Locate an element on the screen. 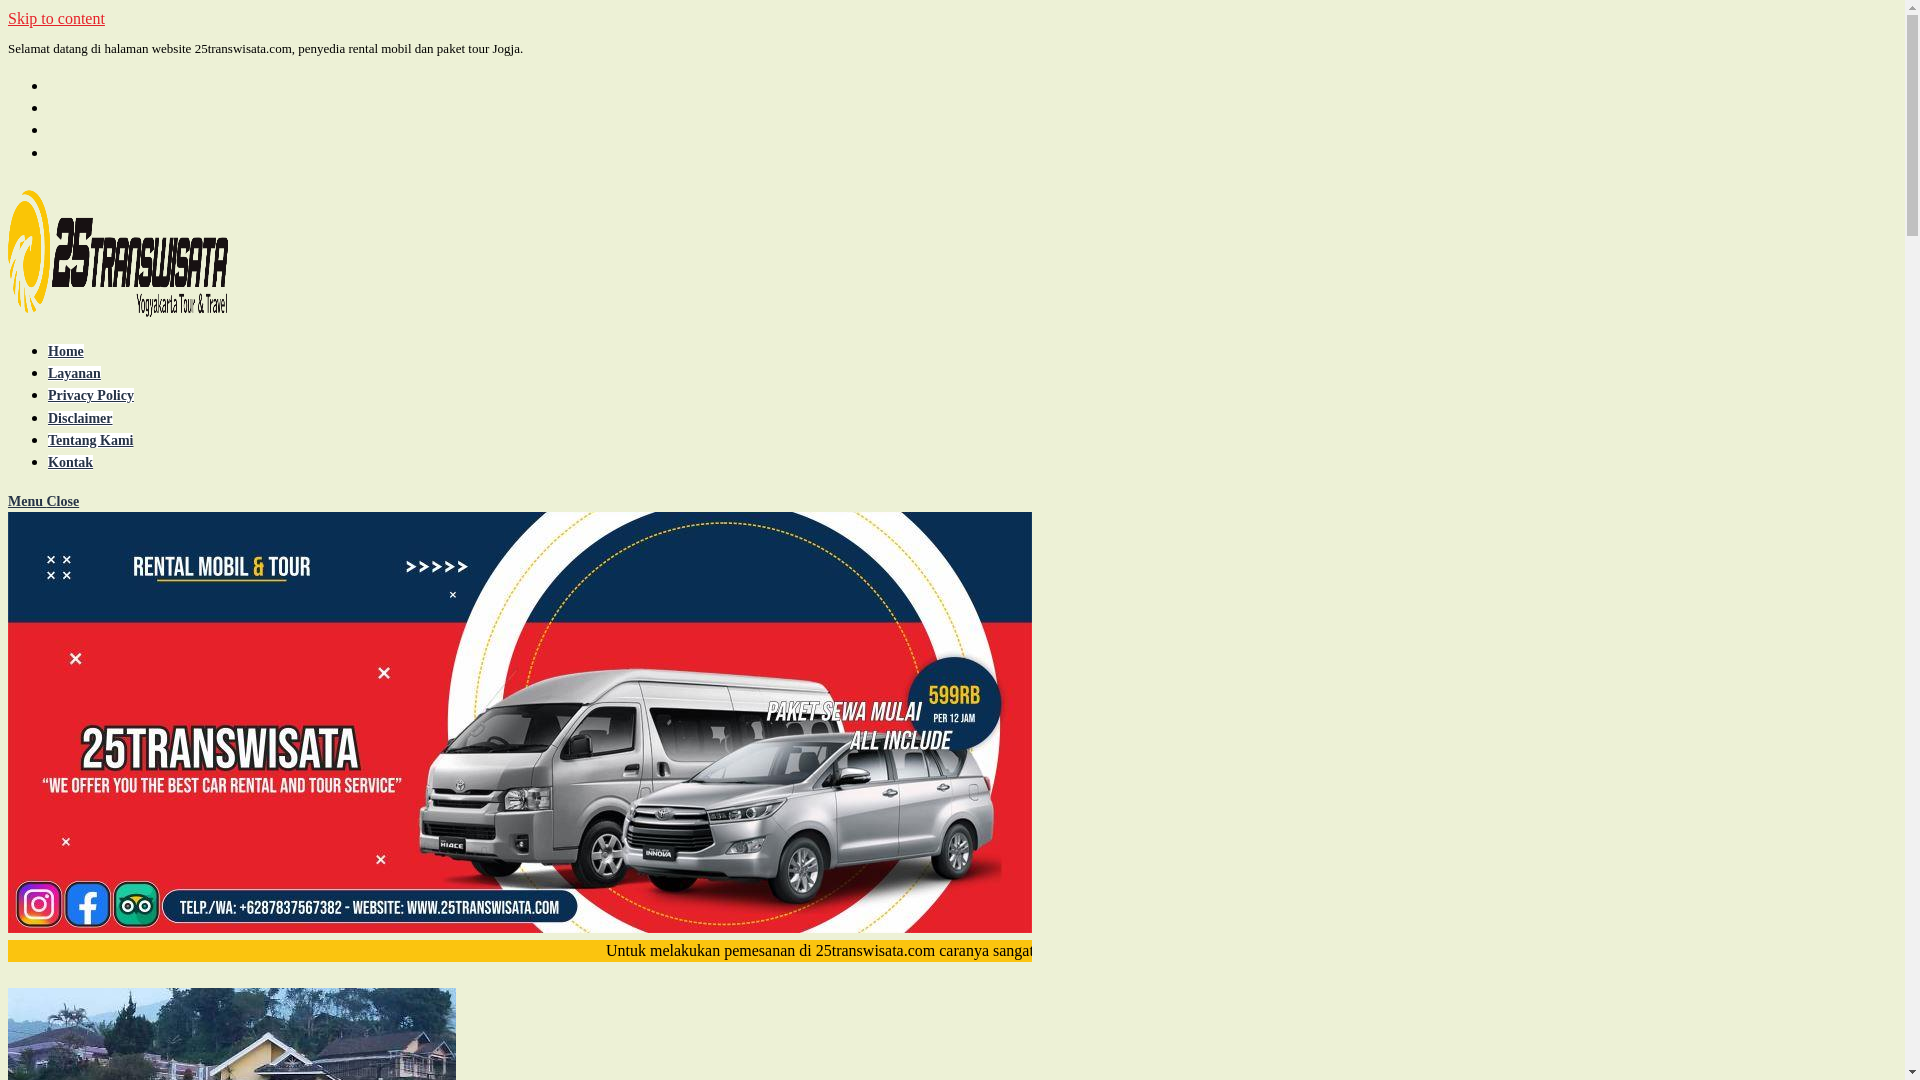 The width and height of the screenshot is (1920, 1080). 'Tentang Kami' is located at coordinates (48, 439).